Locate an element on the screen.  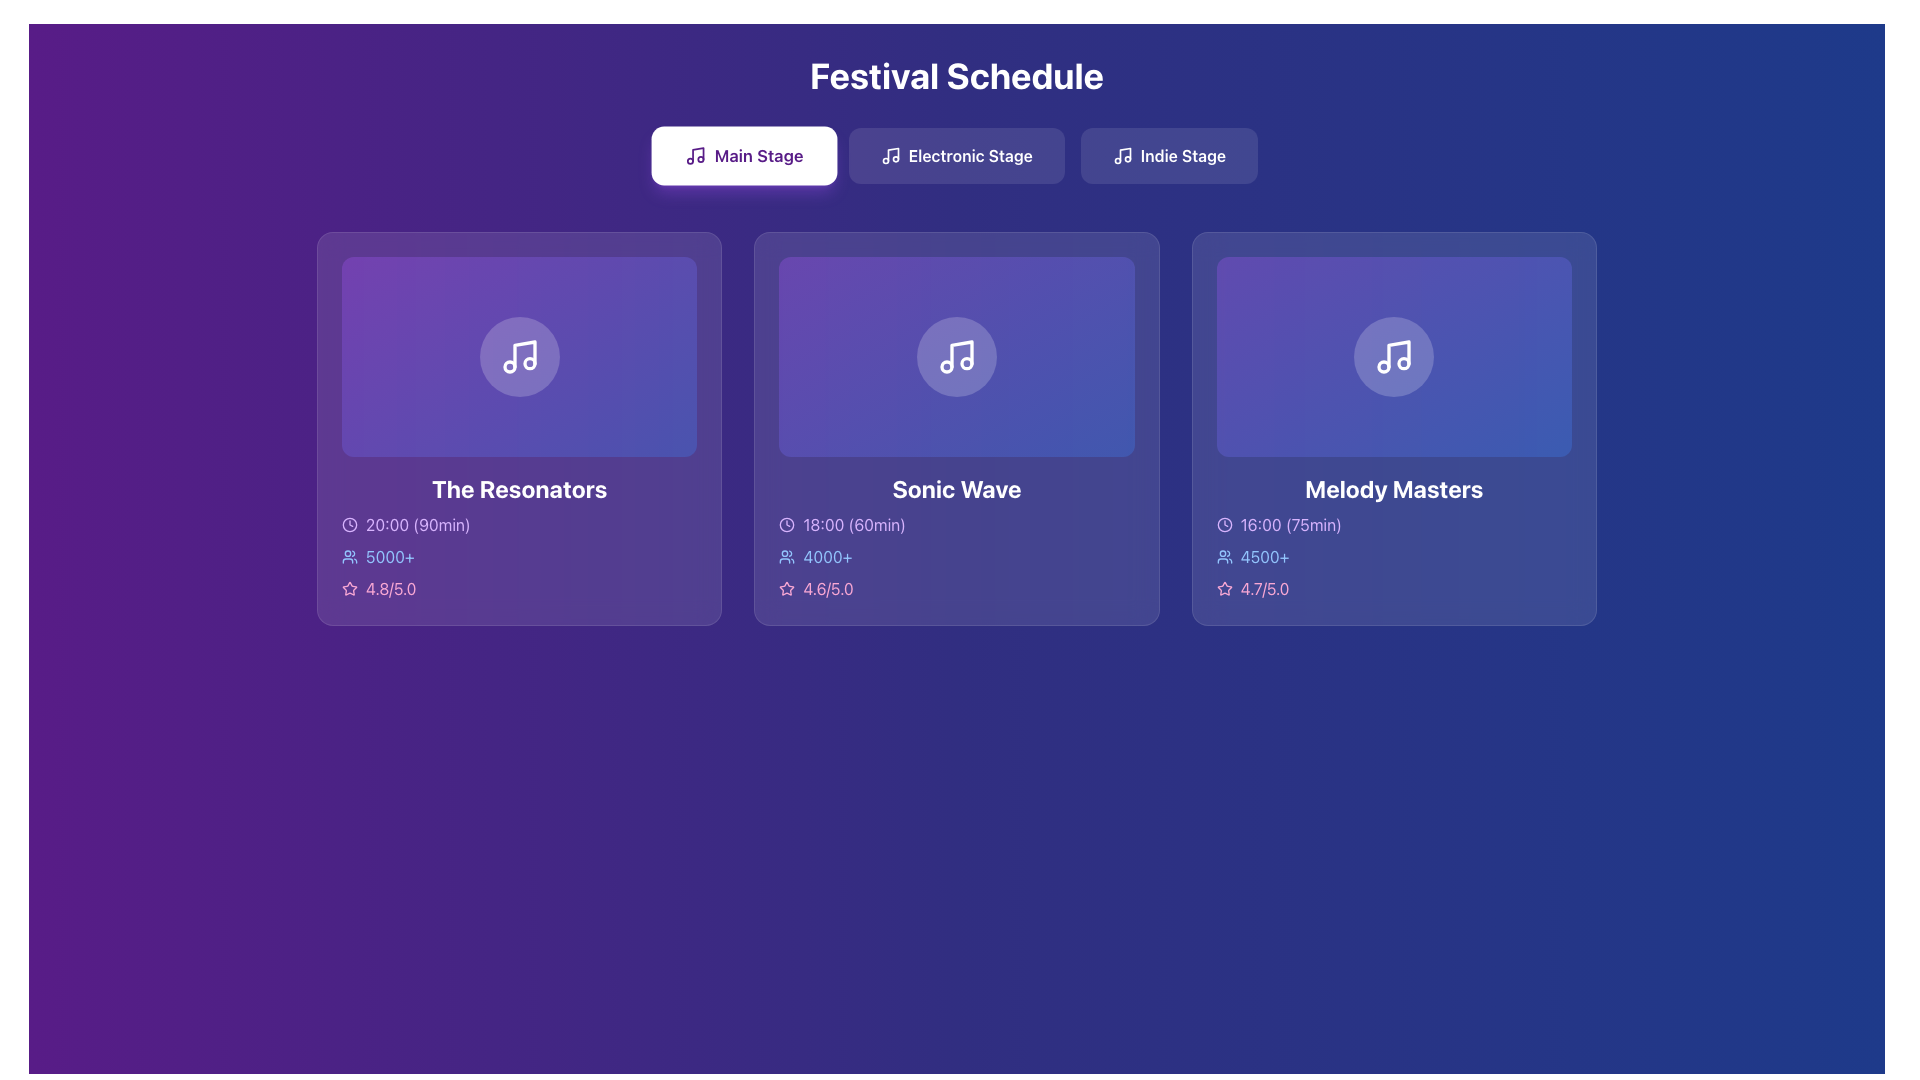
the white music icon resembling two connected notes, which is centrally located within the 'Melody Masters' content box under the 'Main Stage' tab is located at coordinates (1393, 355).